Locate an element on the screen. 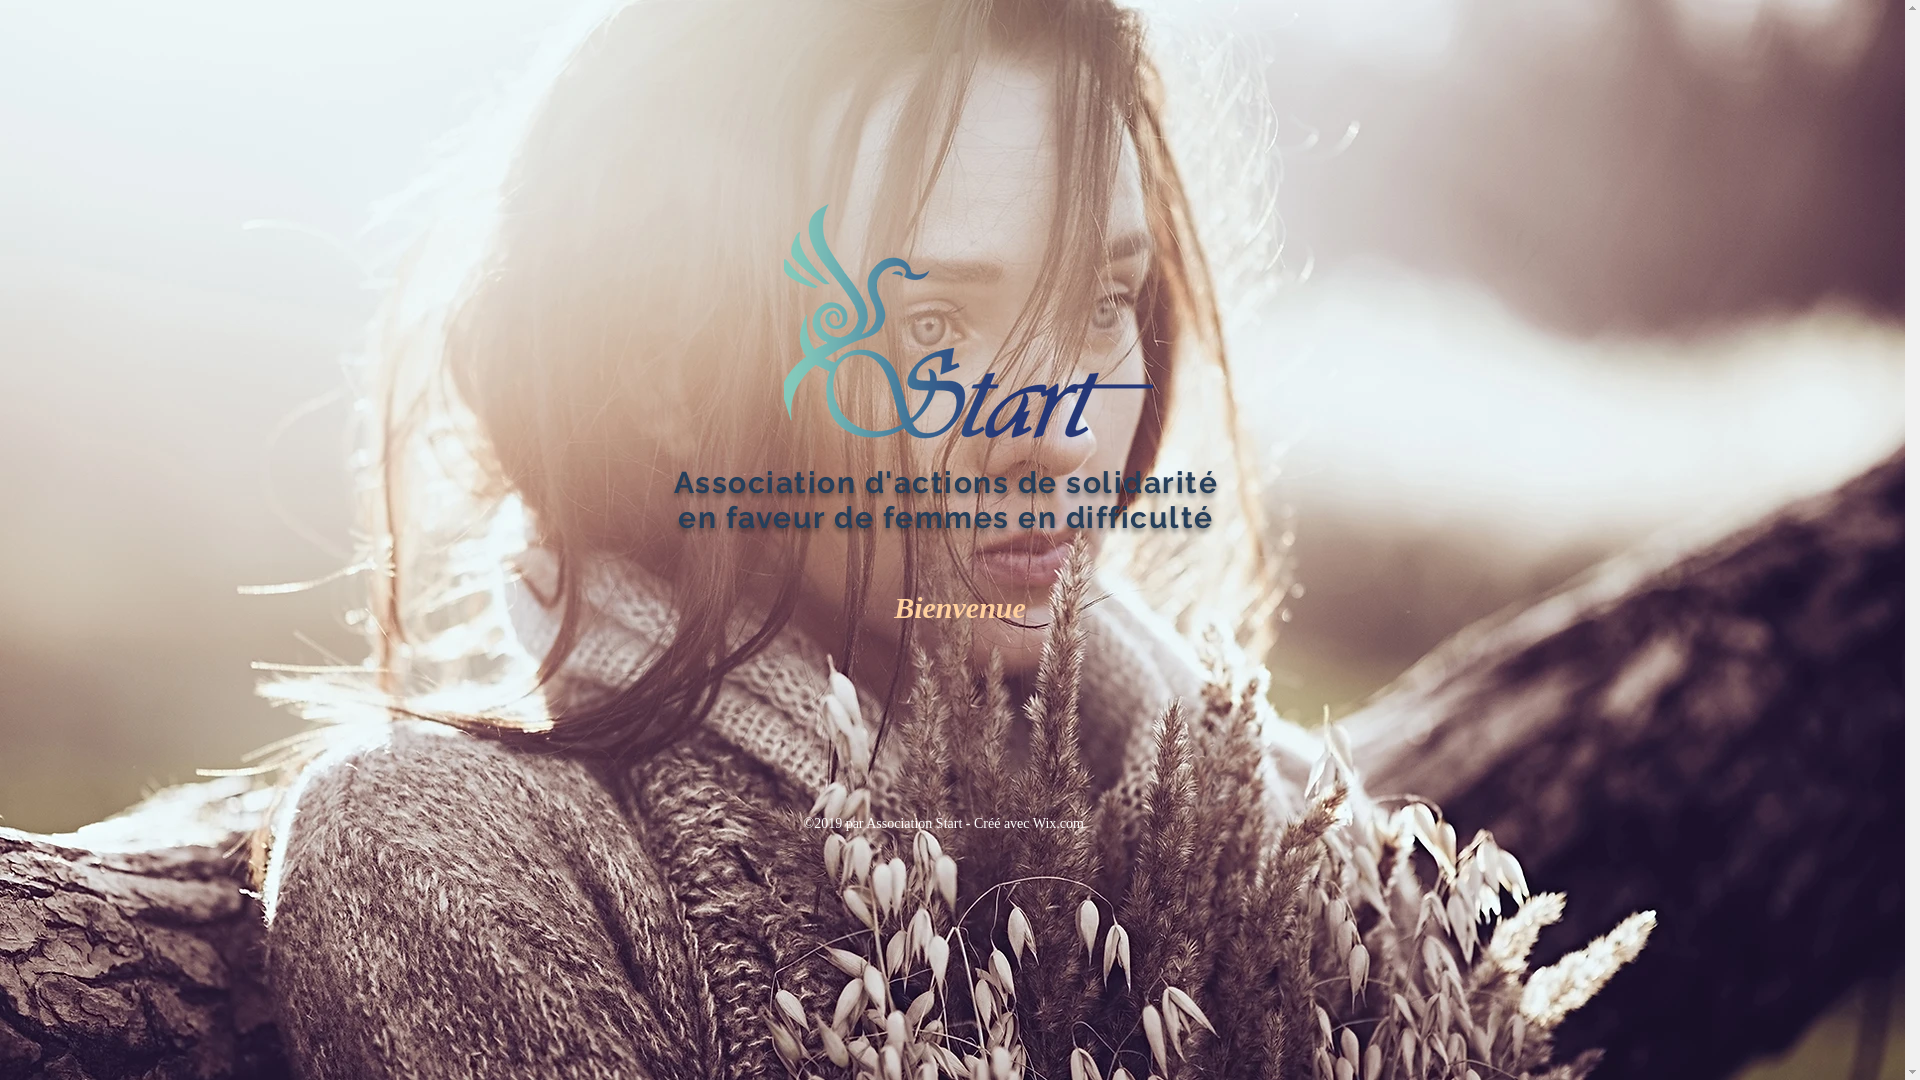 Image resolution: width=1920 pixels, height=1080 pixels. 'Bienvenue' is located at coordinates (958, 606).